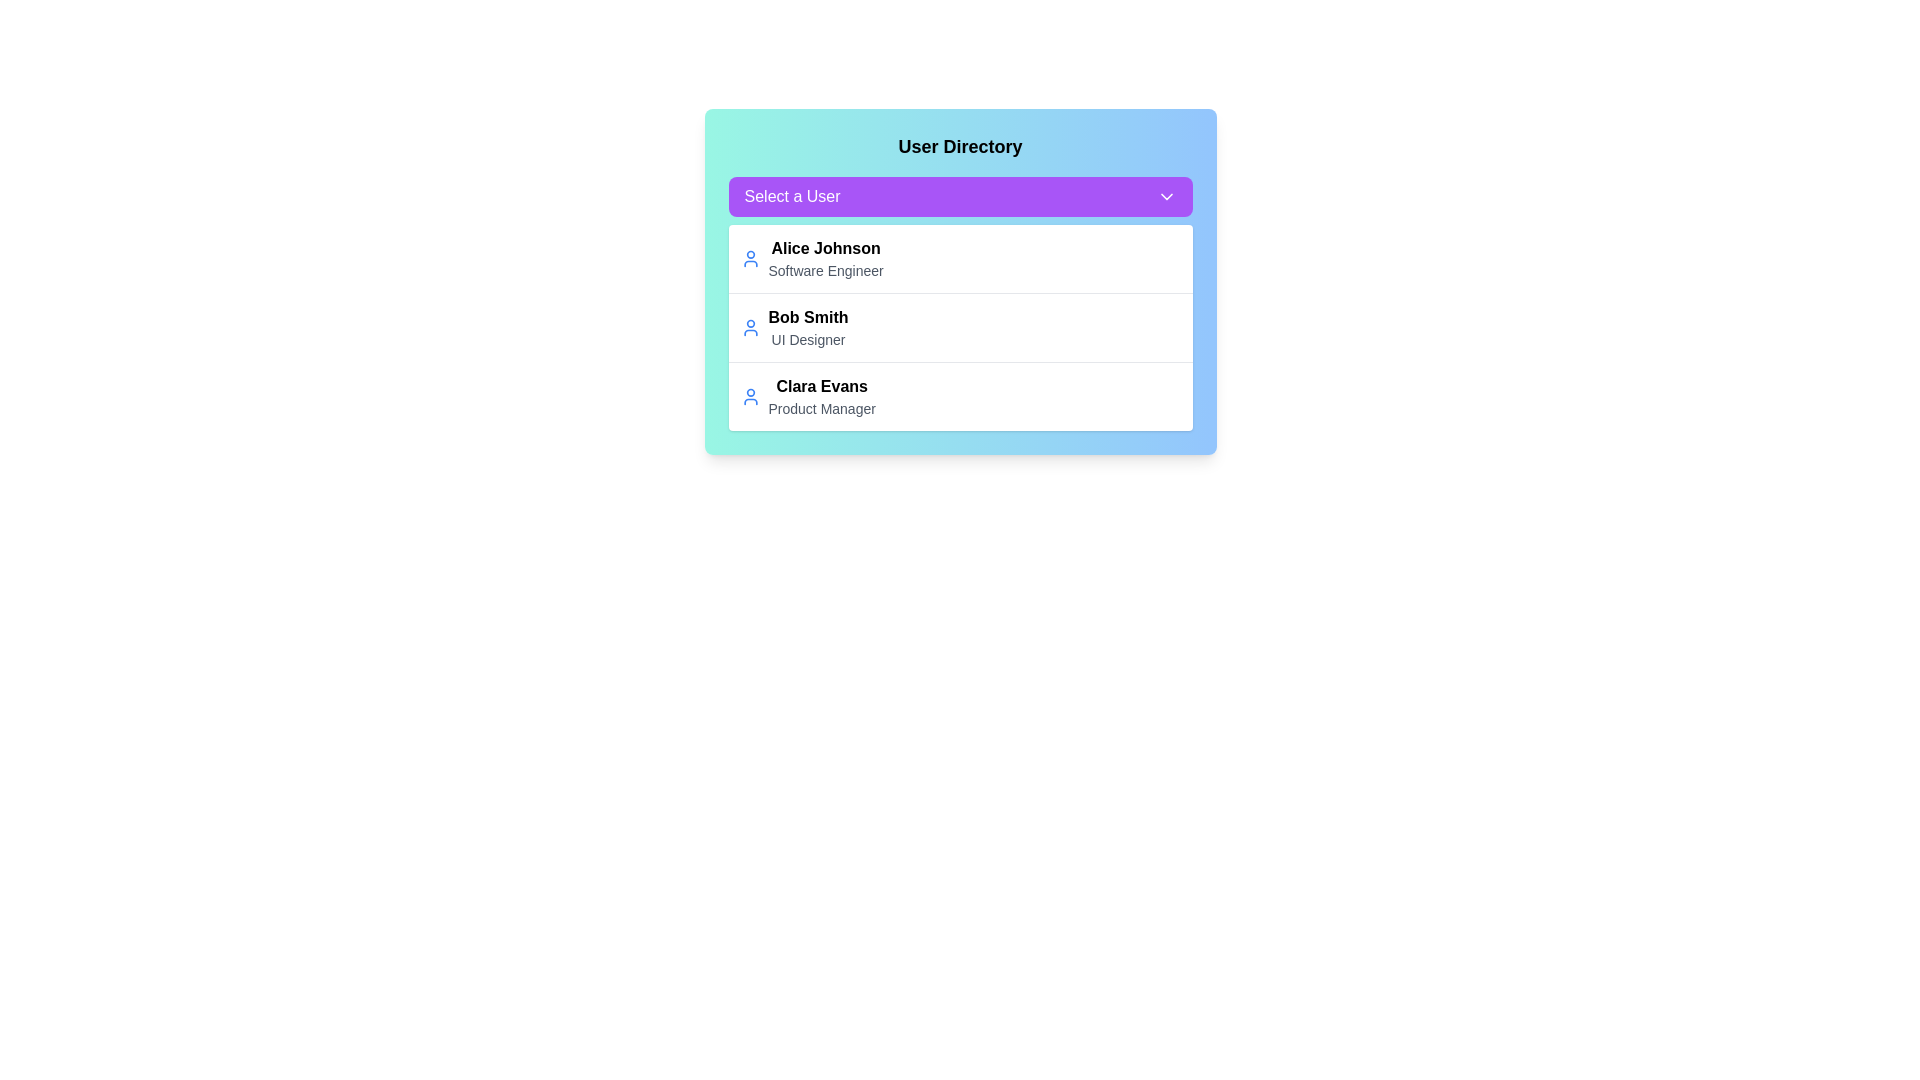 This screenshot has height=1080, width=1920. Describe the element at coordinates (749, 397) in the screenshot. I see `the user avatar icon for 'Clara Evans' located at the leftmost part of her row in the user directory interface` at that location.